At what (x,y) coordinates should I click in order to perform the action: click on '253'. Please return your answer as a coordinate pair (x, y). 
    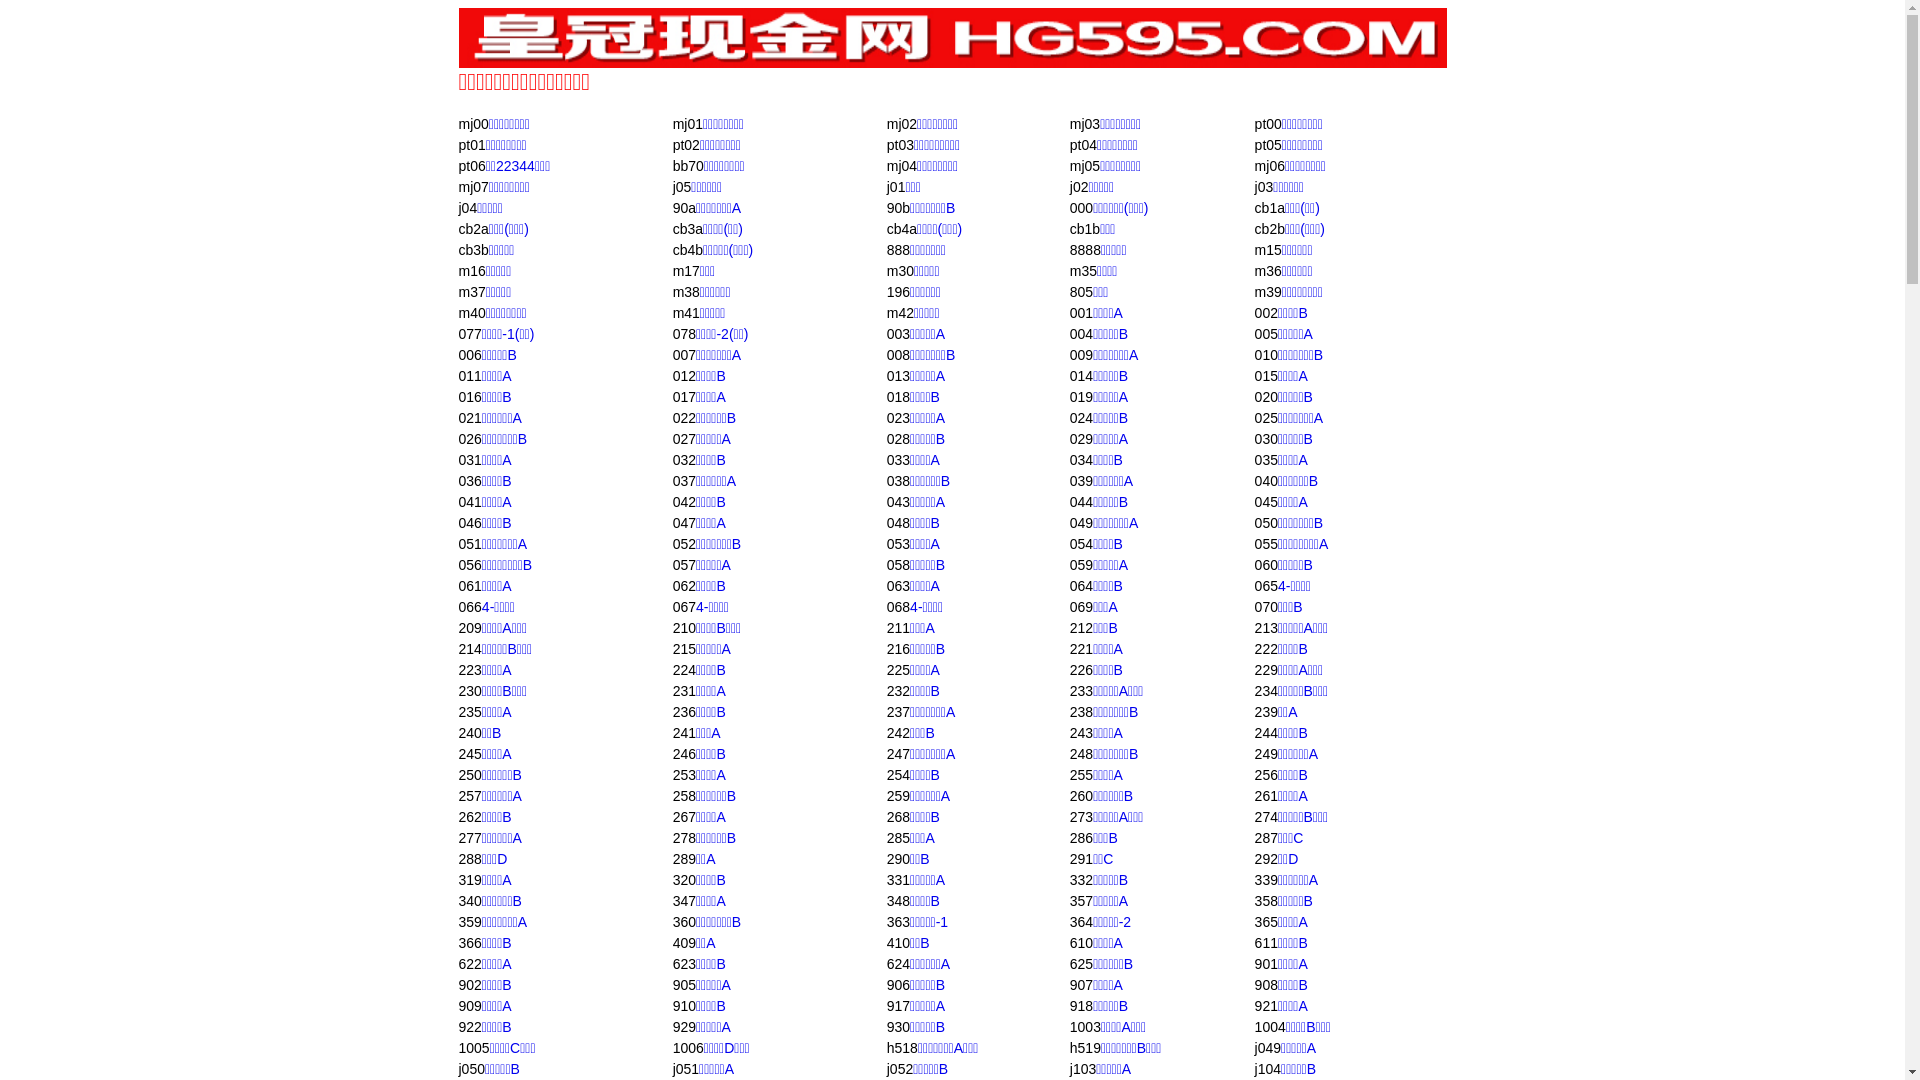
    Looking at the image, I should click on (684, 774).